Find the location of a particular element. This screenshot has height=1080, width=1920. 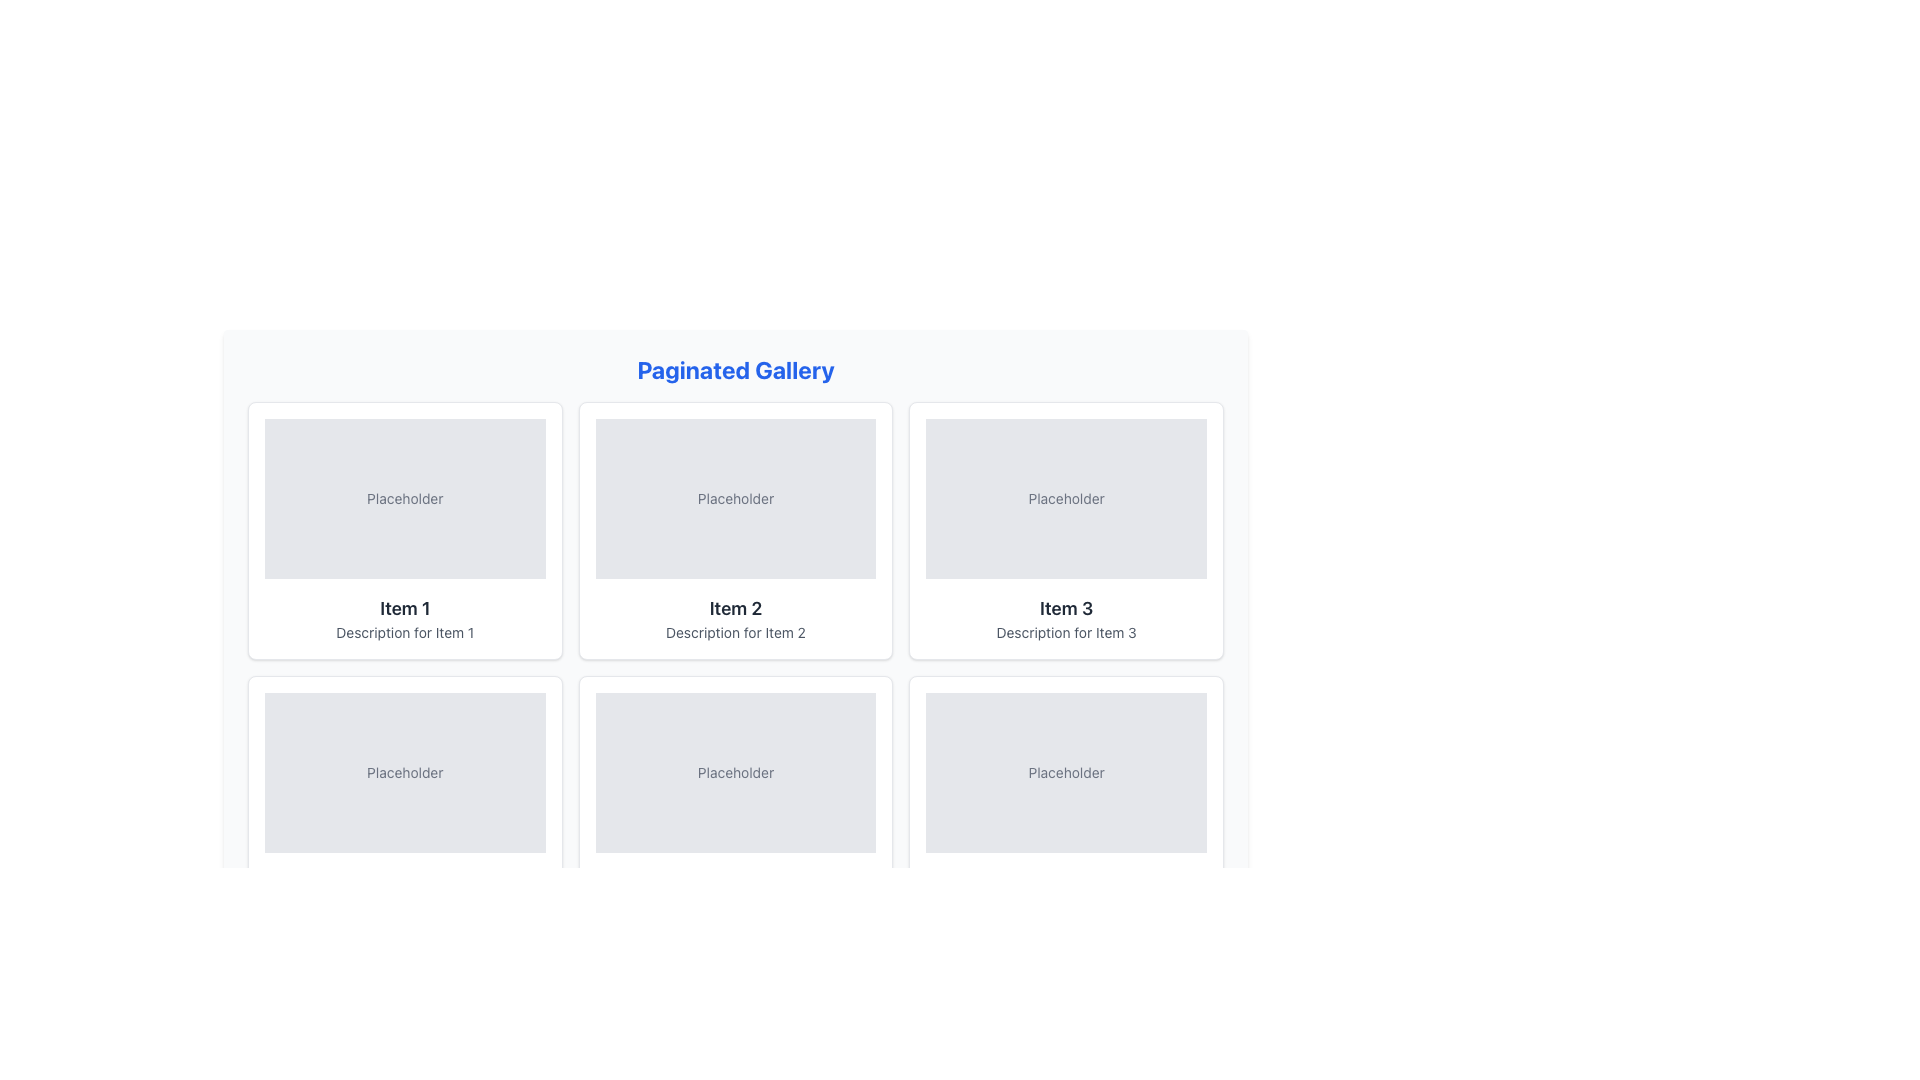

the visual placeholder labeled 'Placeholder' is located at coordinates (404, 497).